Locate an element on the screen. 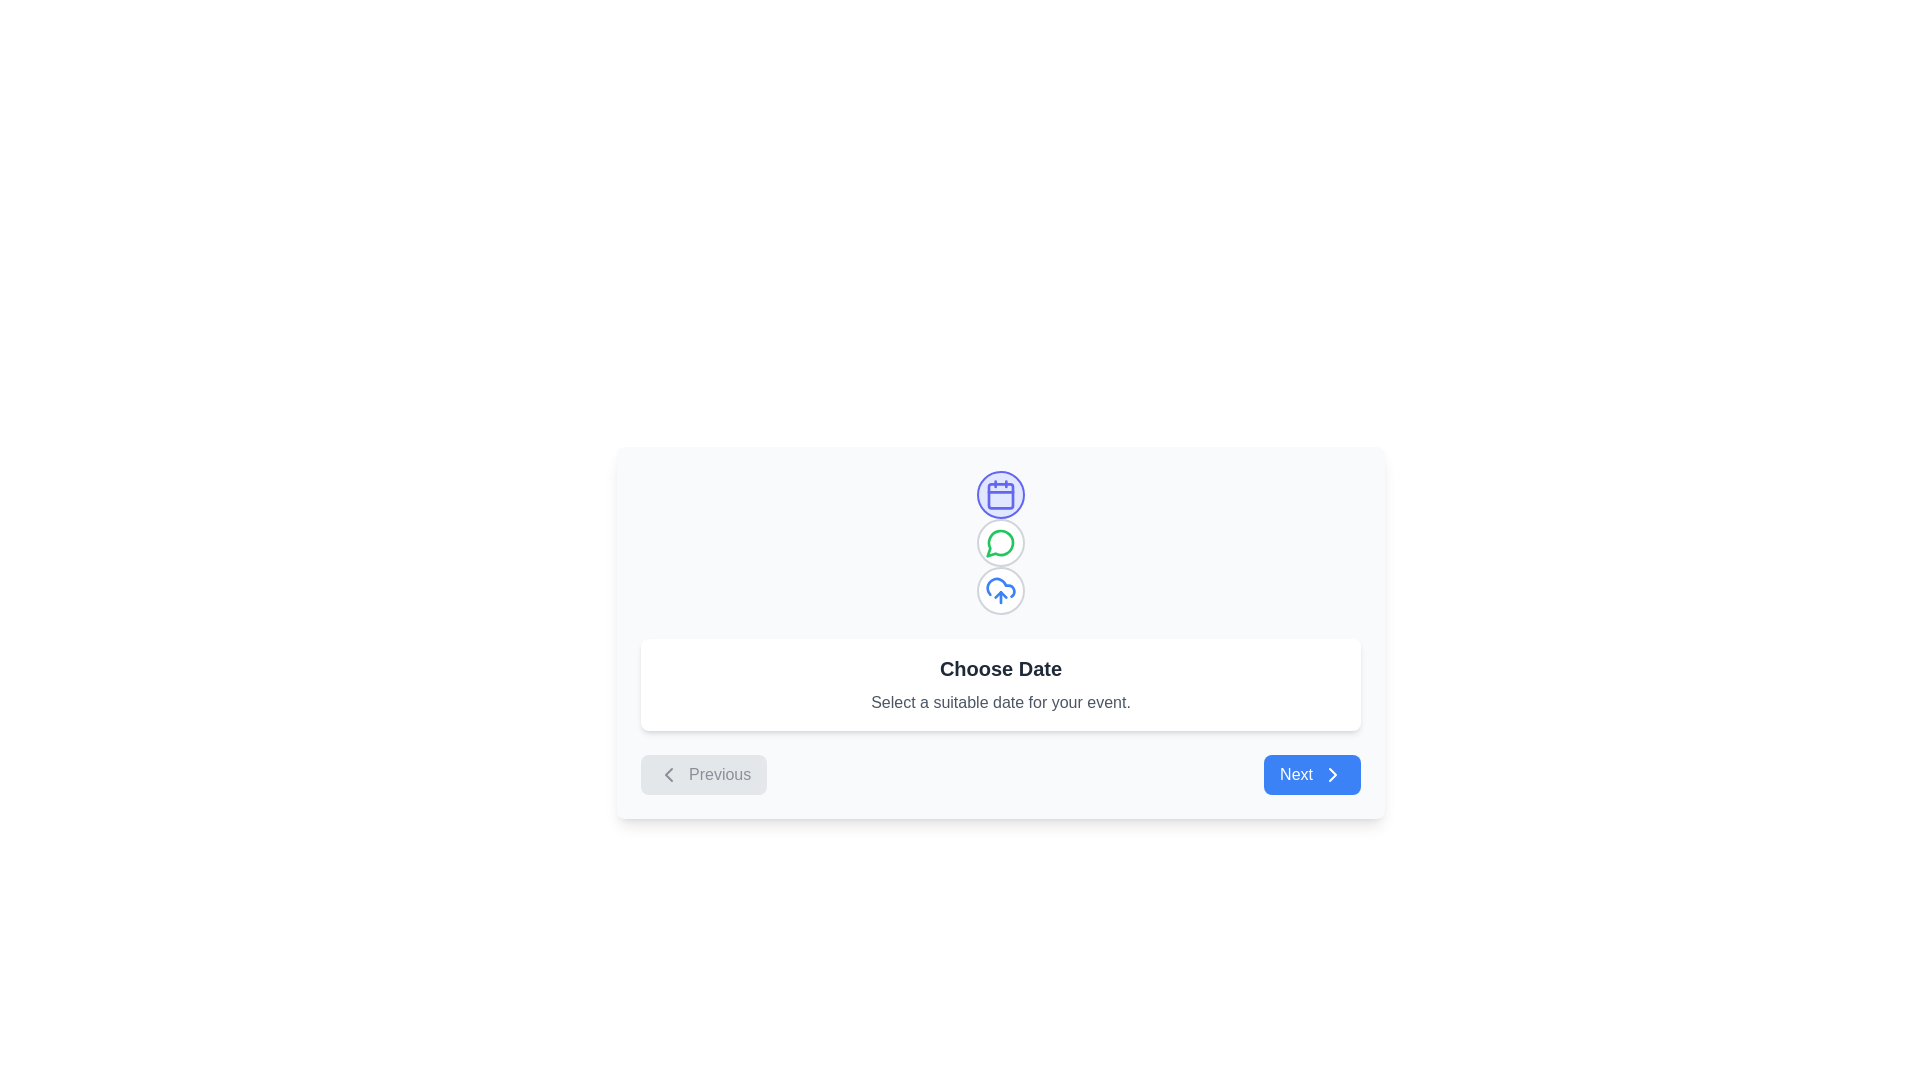 The width and height of the screenshot is (1920, 1080). the 'Next' button located at the bottom-right of the user interface, which contains a chevron arrow SVG icon for forward navigation is located at coordinates (1333, 774).